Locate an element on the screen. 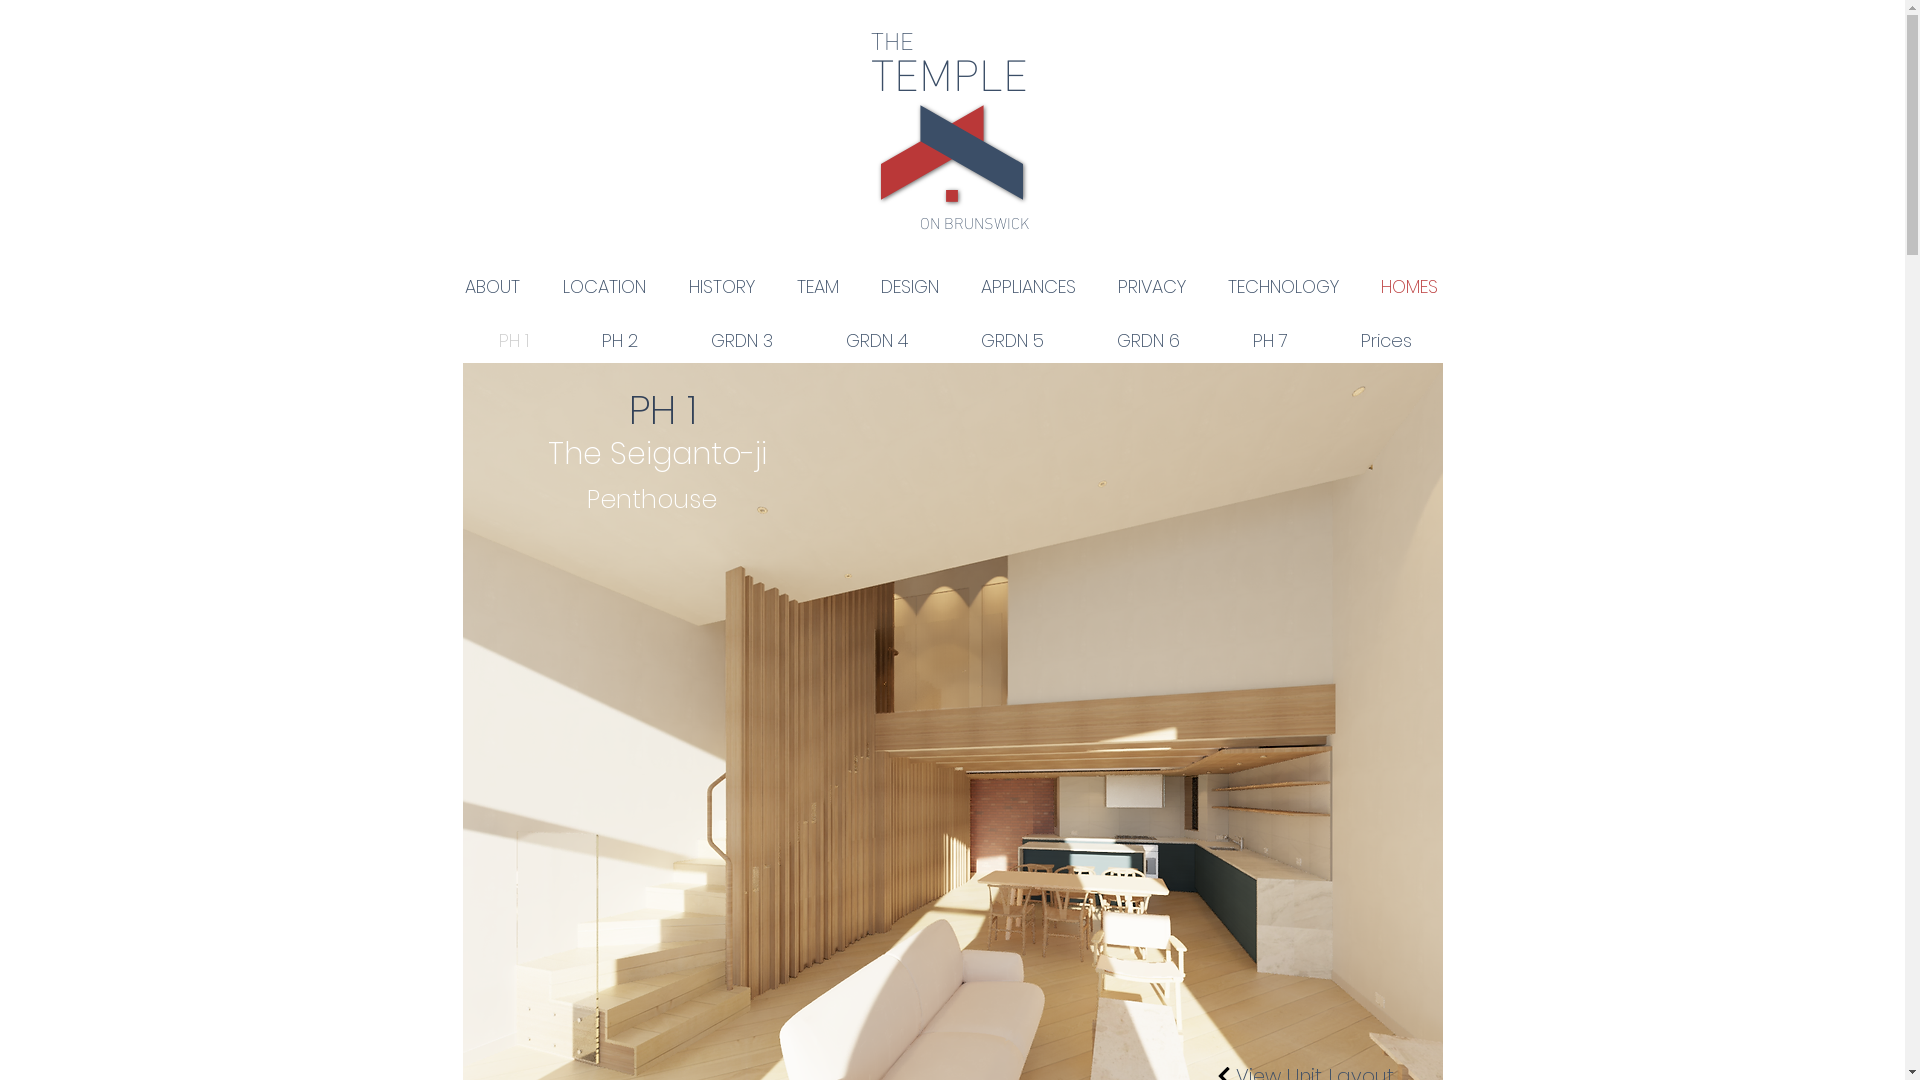 This screenshot has height=1080, width=1920. 'TECHNOLOGY' is located at coordinates (1282, 286).